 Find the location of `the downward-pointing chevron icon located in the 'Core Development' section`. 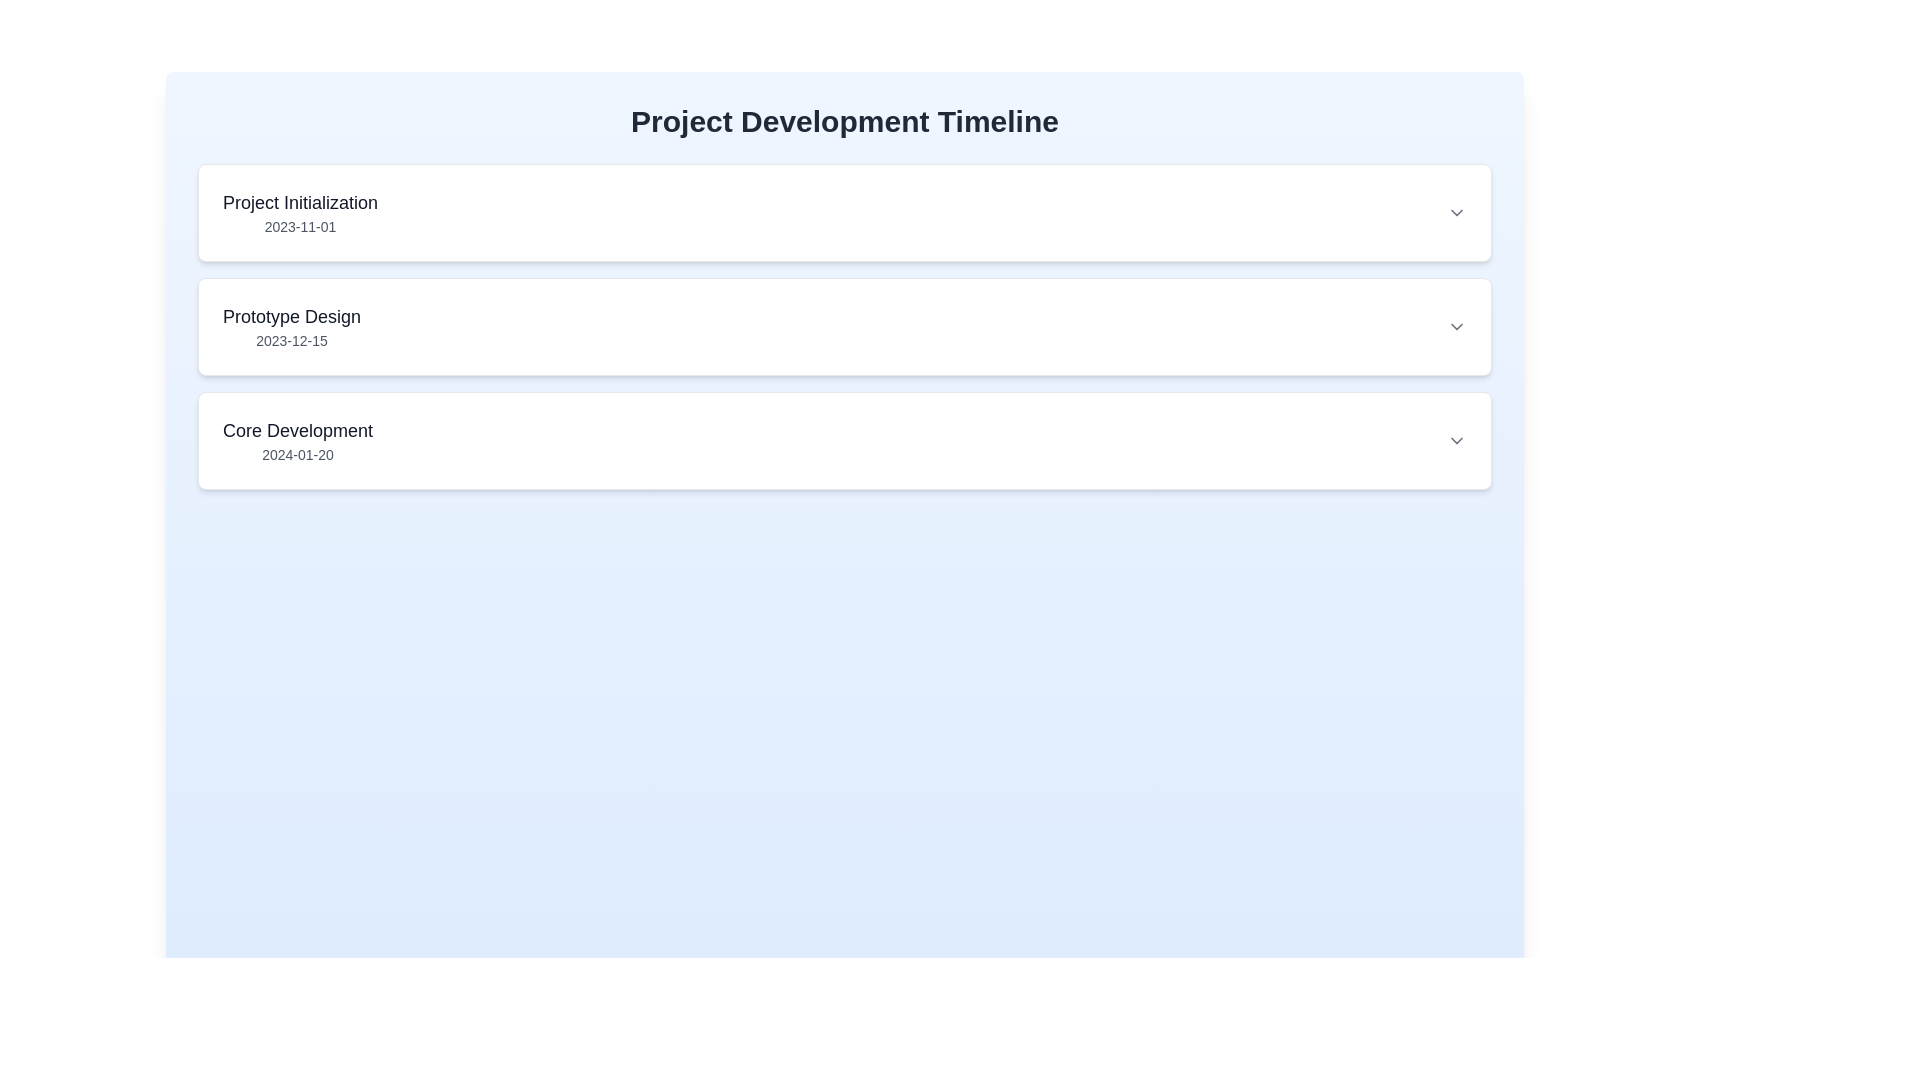

the downward-pointing chevron icon located in the 'Core Development' section is located at coordinates (1457, 439).